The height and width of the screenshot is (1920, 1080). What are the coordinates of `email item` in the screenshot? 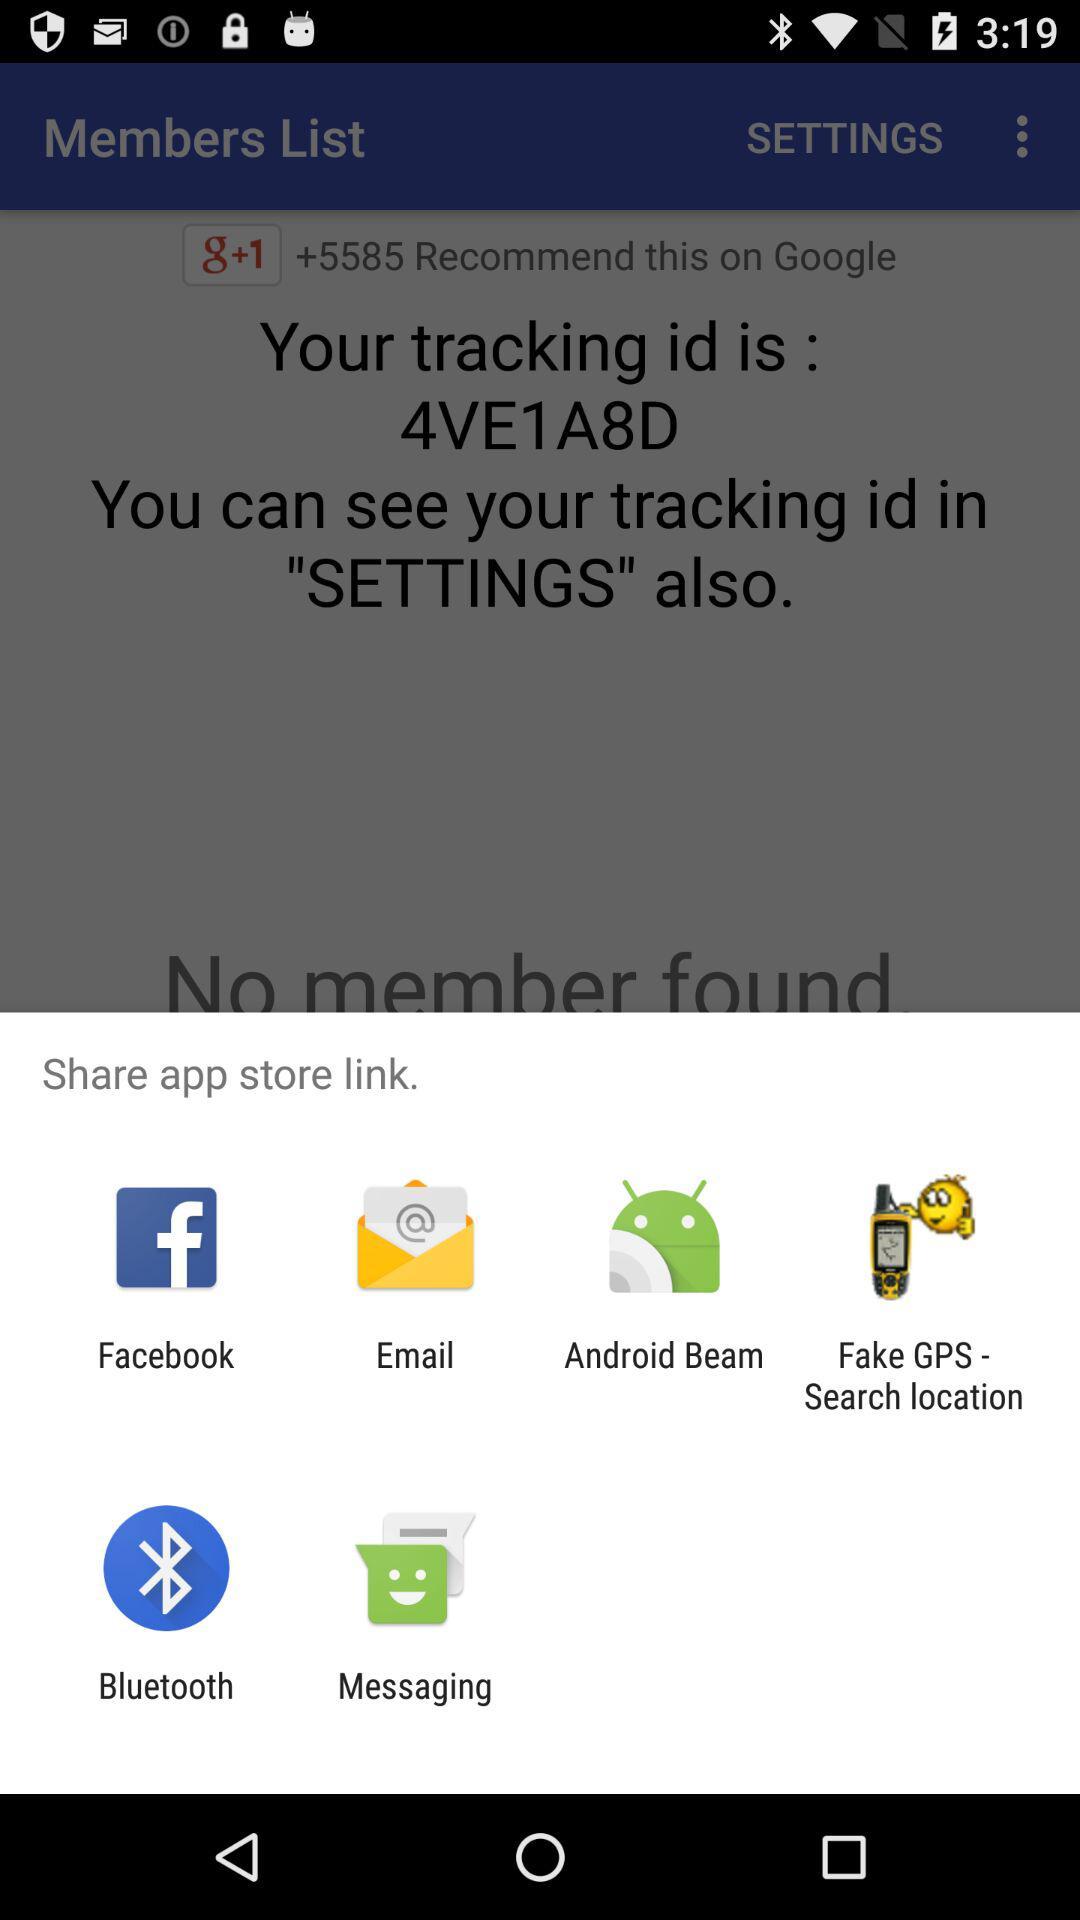 It's located at (414, 1374).